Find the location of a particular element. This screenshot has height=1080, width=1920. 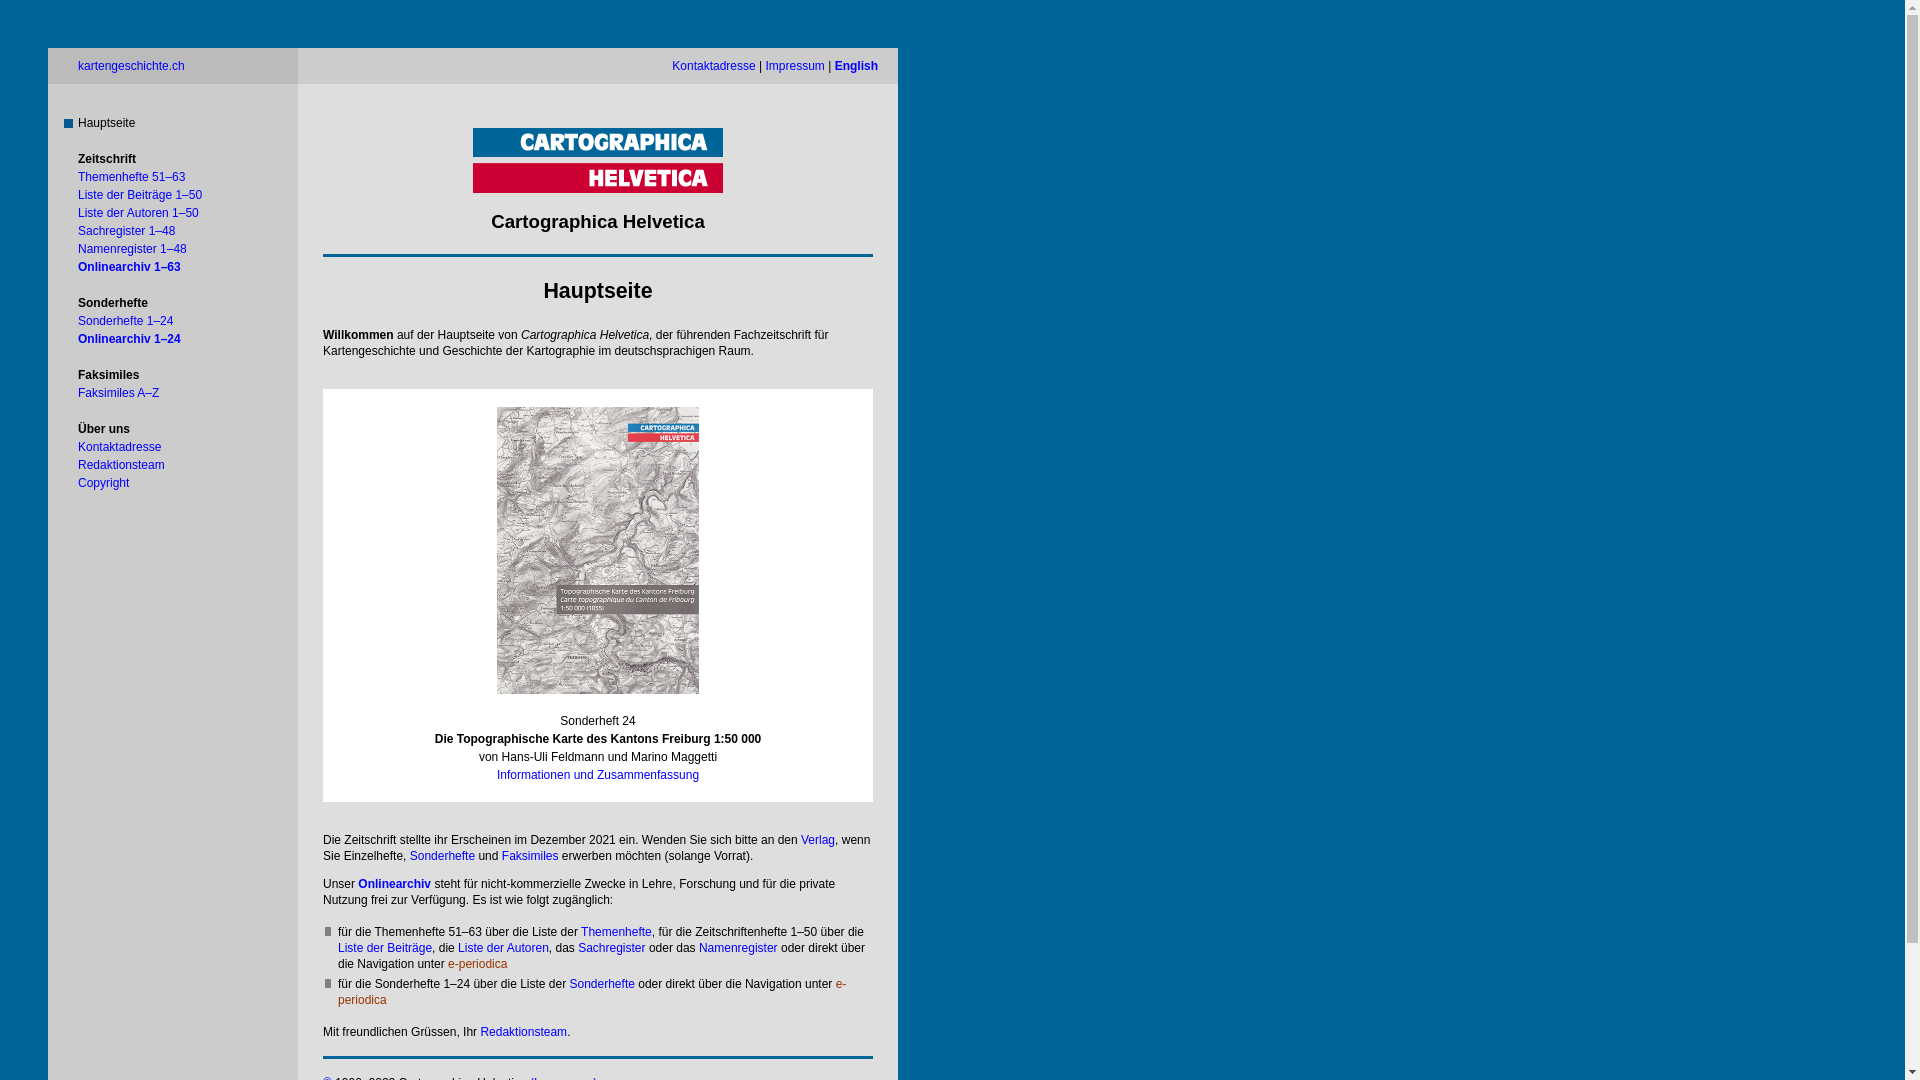

'Kontaktadresse' is located at coordinates (118, 446).